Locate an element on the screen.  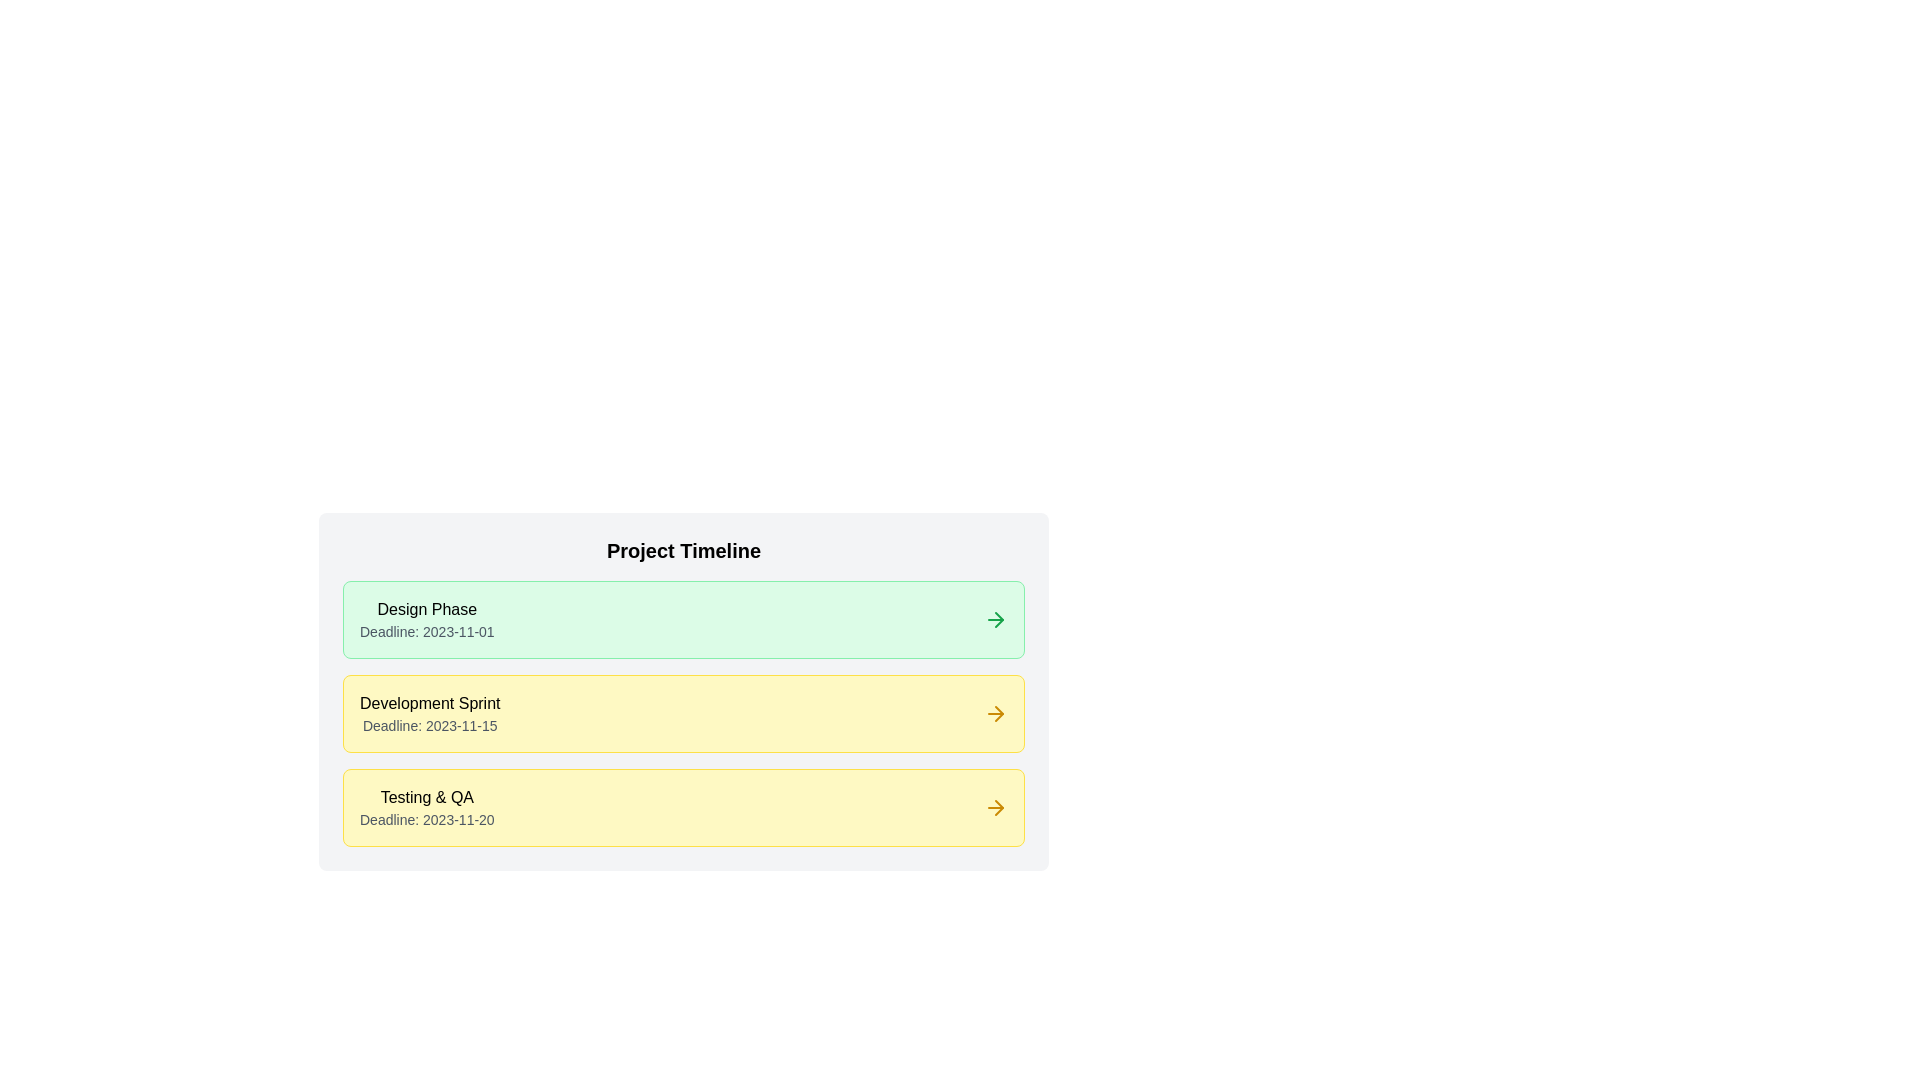
the arrow-shaped vector graphic element within the SVG that indicates navigation or progression in the development sprint box is located at coordinates (999, 712).